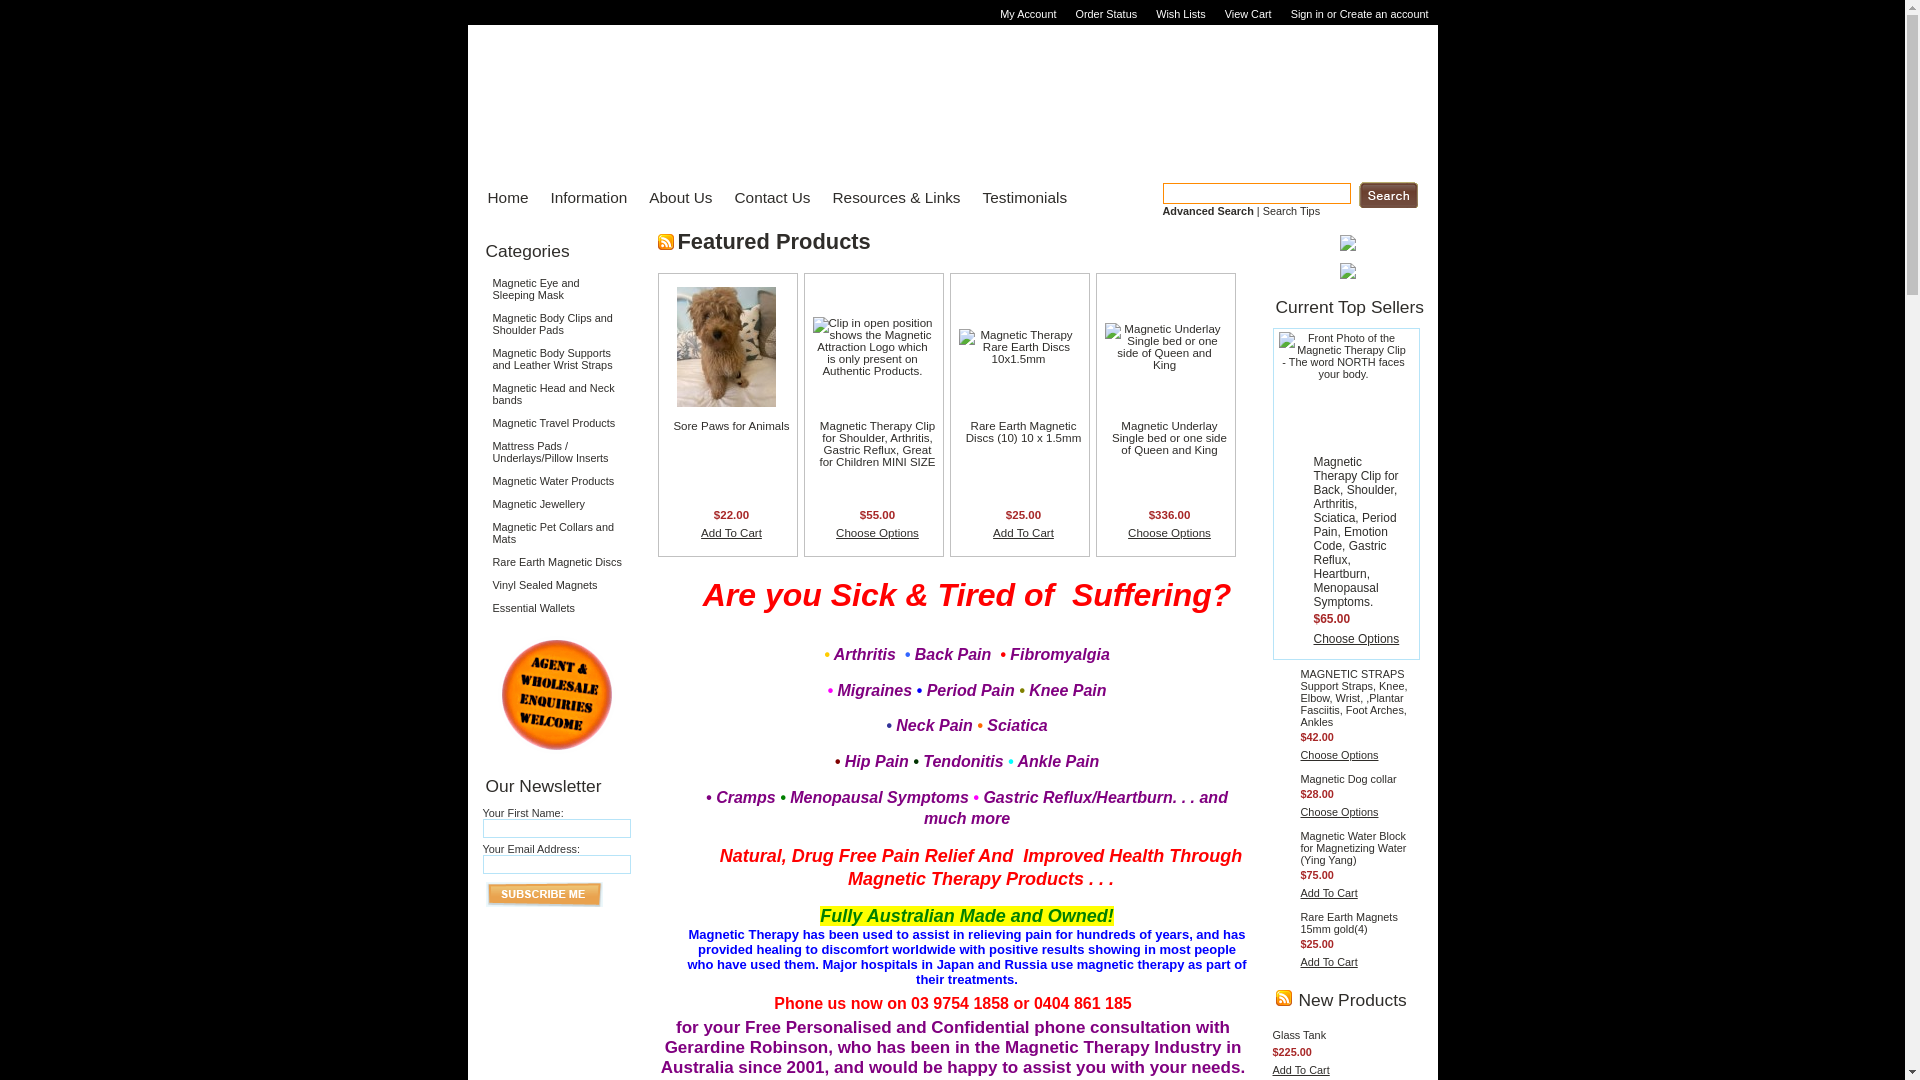 The width and height of the screenshot is (1920, 1080). I want to click on 'Resources & Links', so click(888, 197).